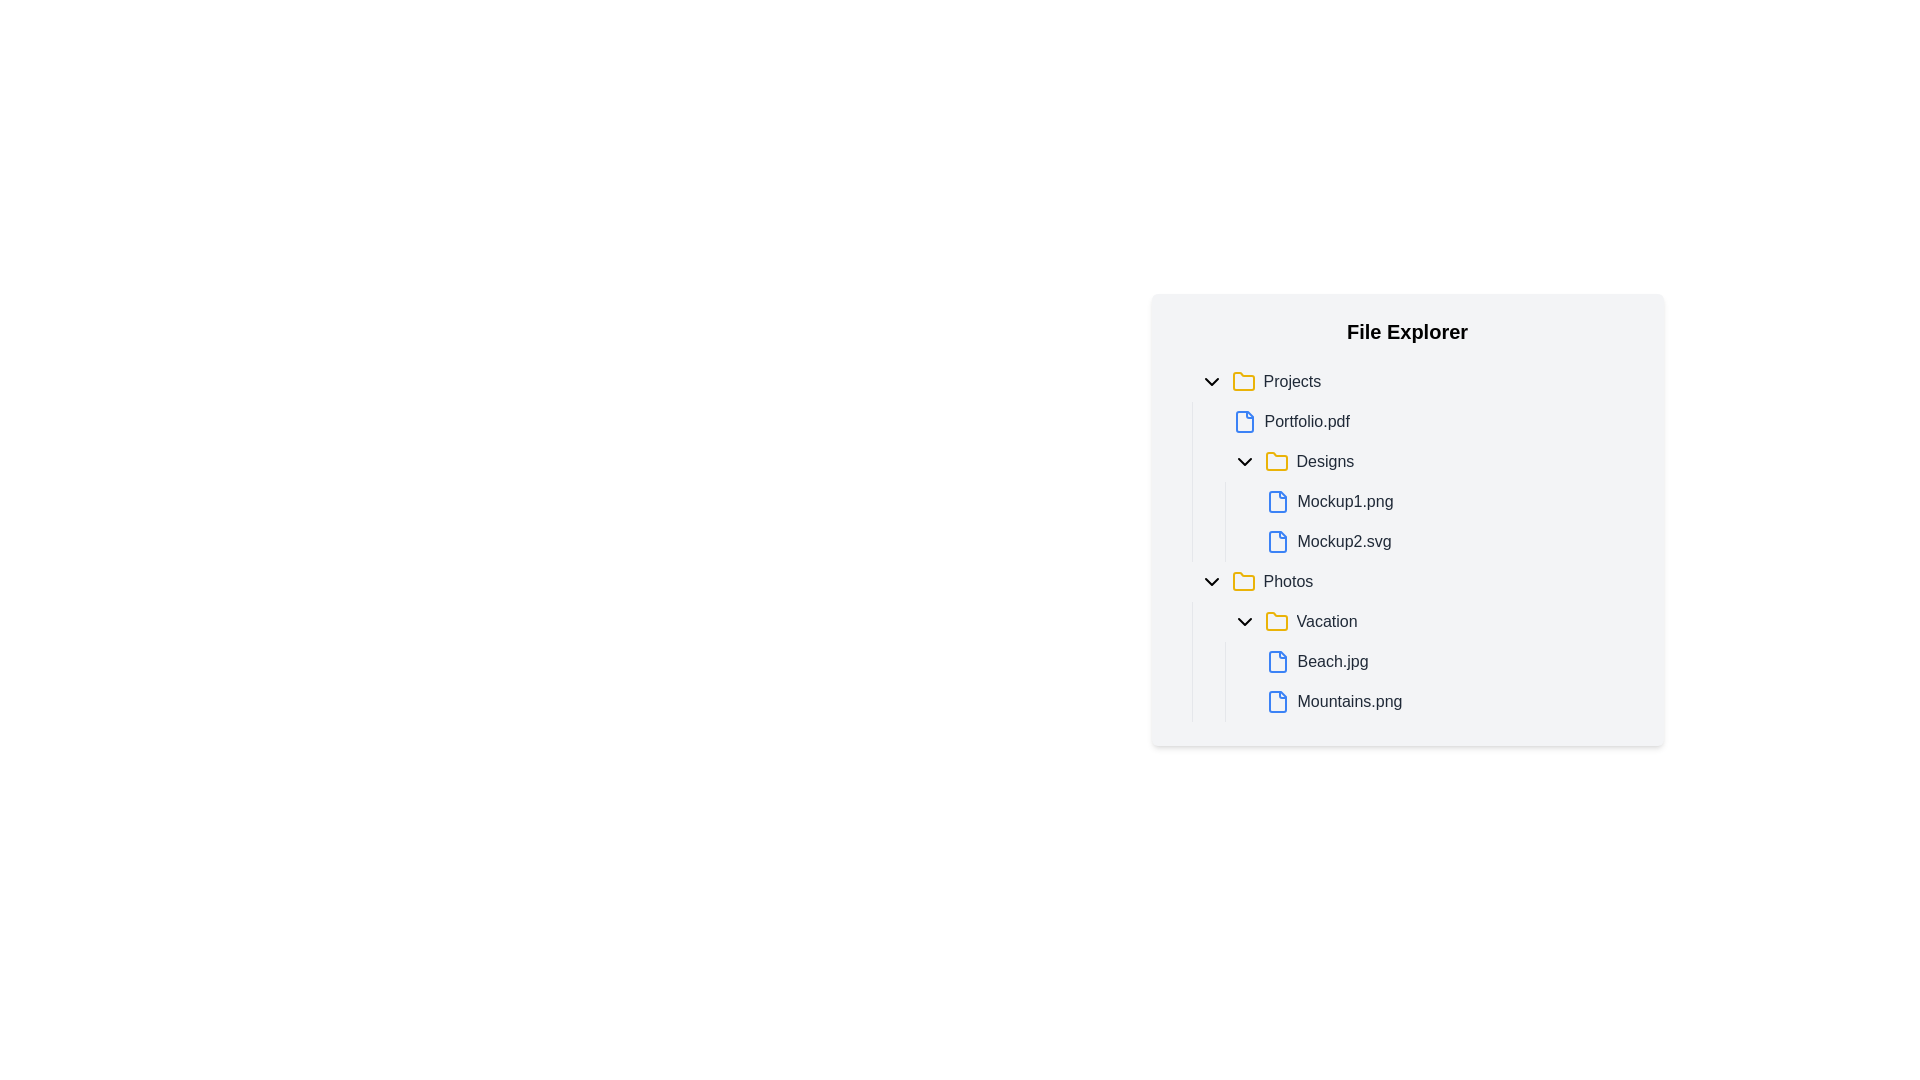 The image size is (1920, 1080). Describe the element at coordinates (1275, 462) in the screenshot. I see `the yellow folder icon representing 'Designs'` at that location.